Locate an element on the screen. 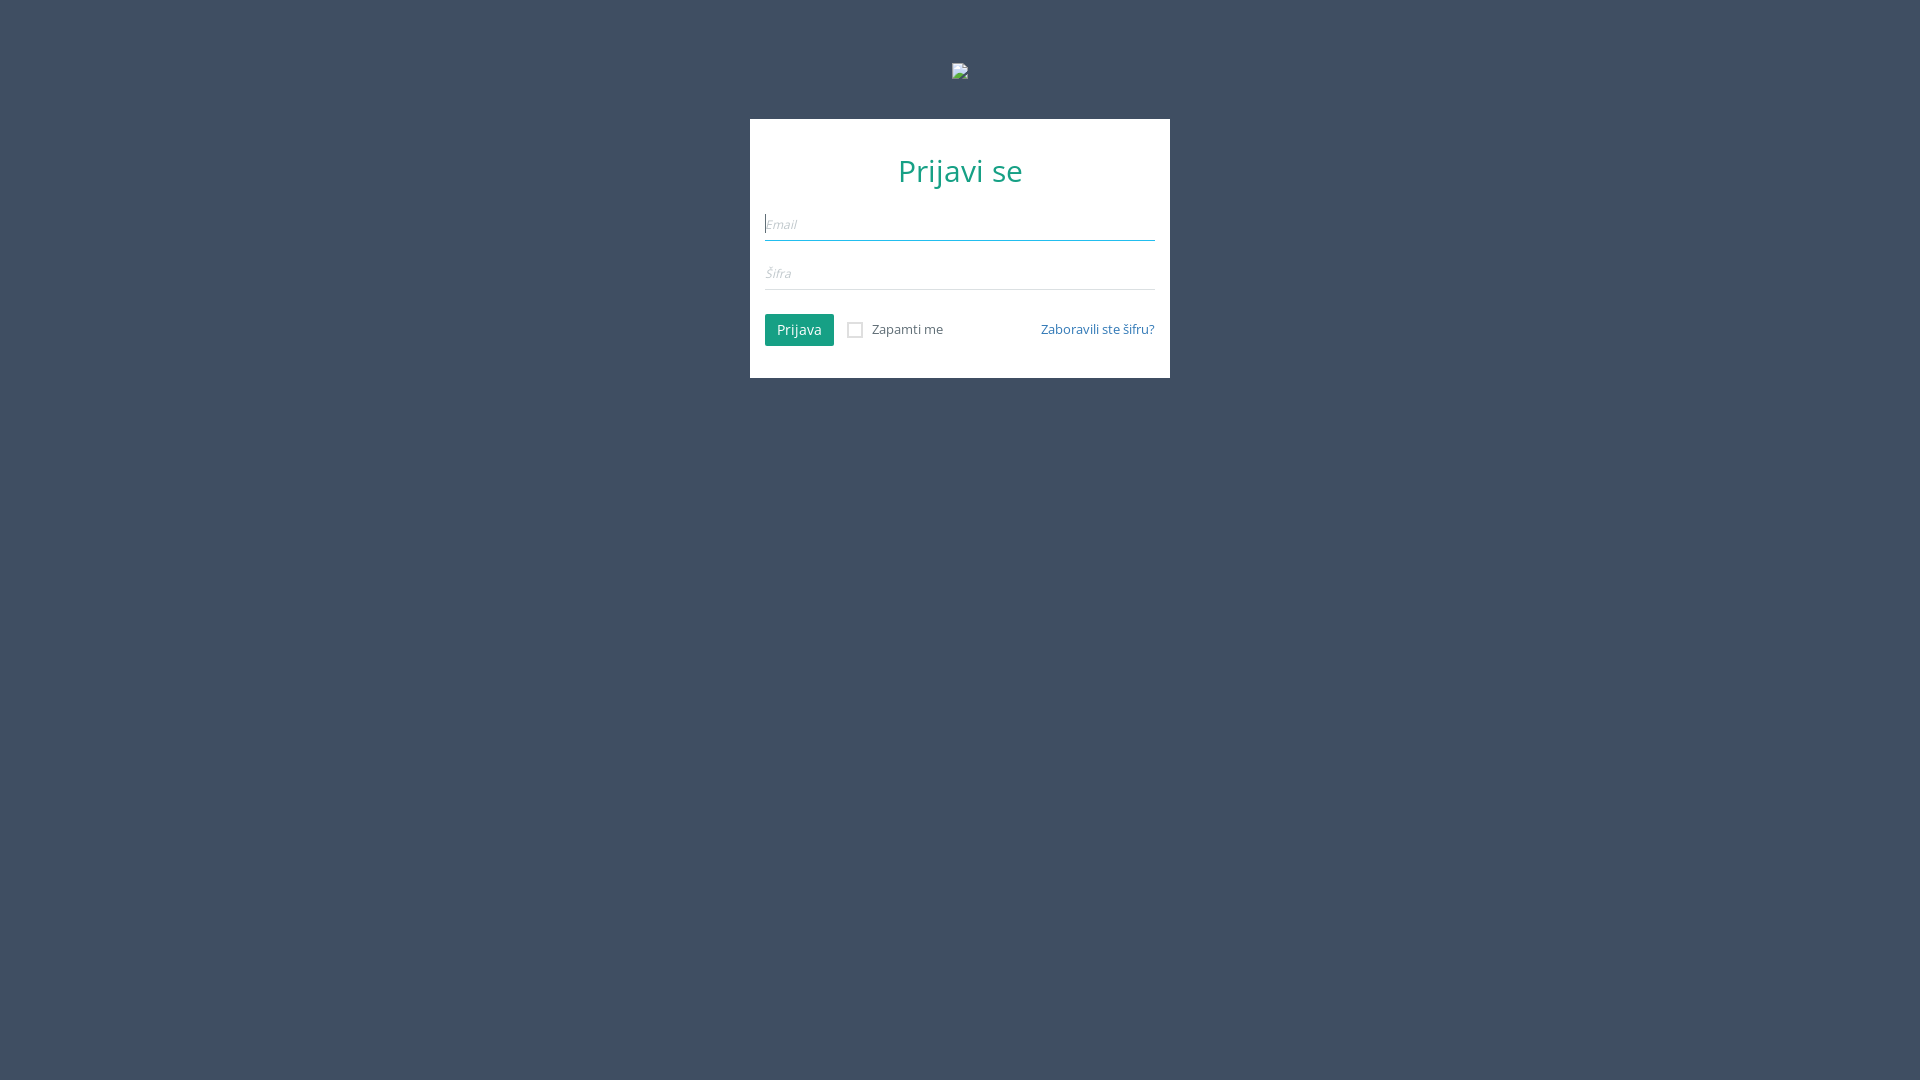 Image resolution: width=1920 pixels, height=1080 pixels. 'Prijava' is located at coordinates (763, 329).